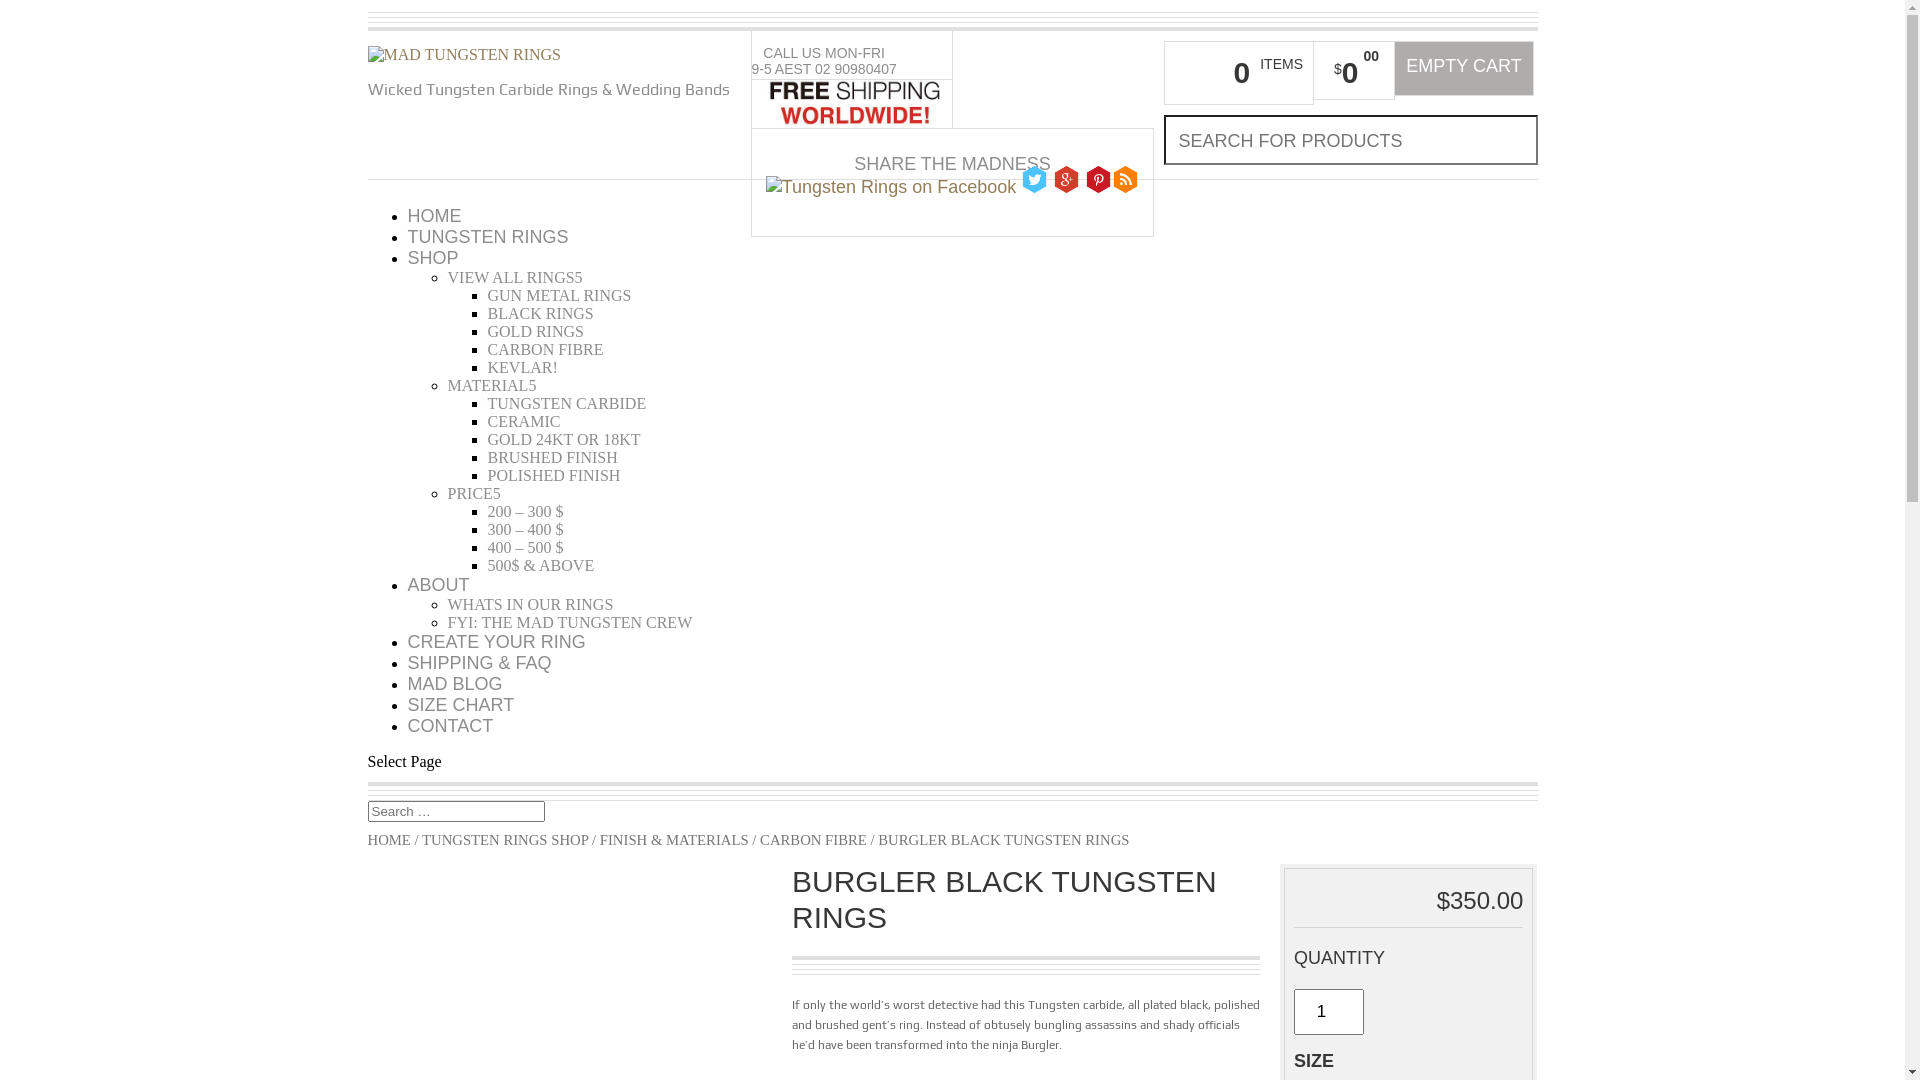 This screenshot has height=1080, width=1920. Describe the element at coordinates (488, 330) in the screenshot. I see `'GOLD RINGS'` at that location.